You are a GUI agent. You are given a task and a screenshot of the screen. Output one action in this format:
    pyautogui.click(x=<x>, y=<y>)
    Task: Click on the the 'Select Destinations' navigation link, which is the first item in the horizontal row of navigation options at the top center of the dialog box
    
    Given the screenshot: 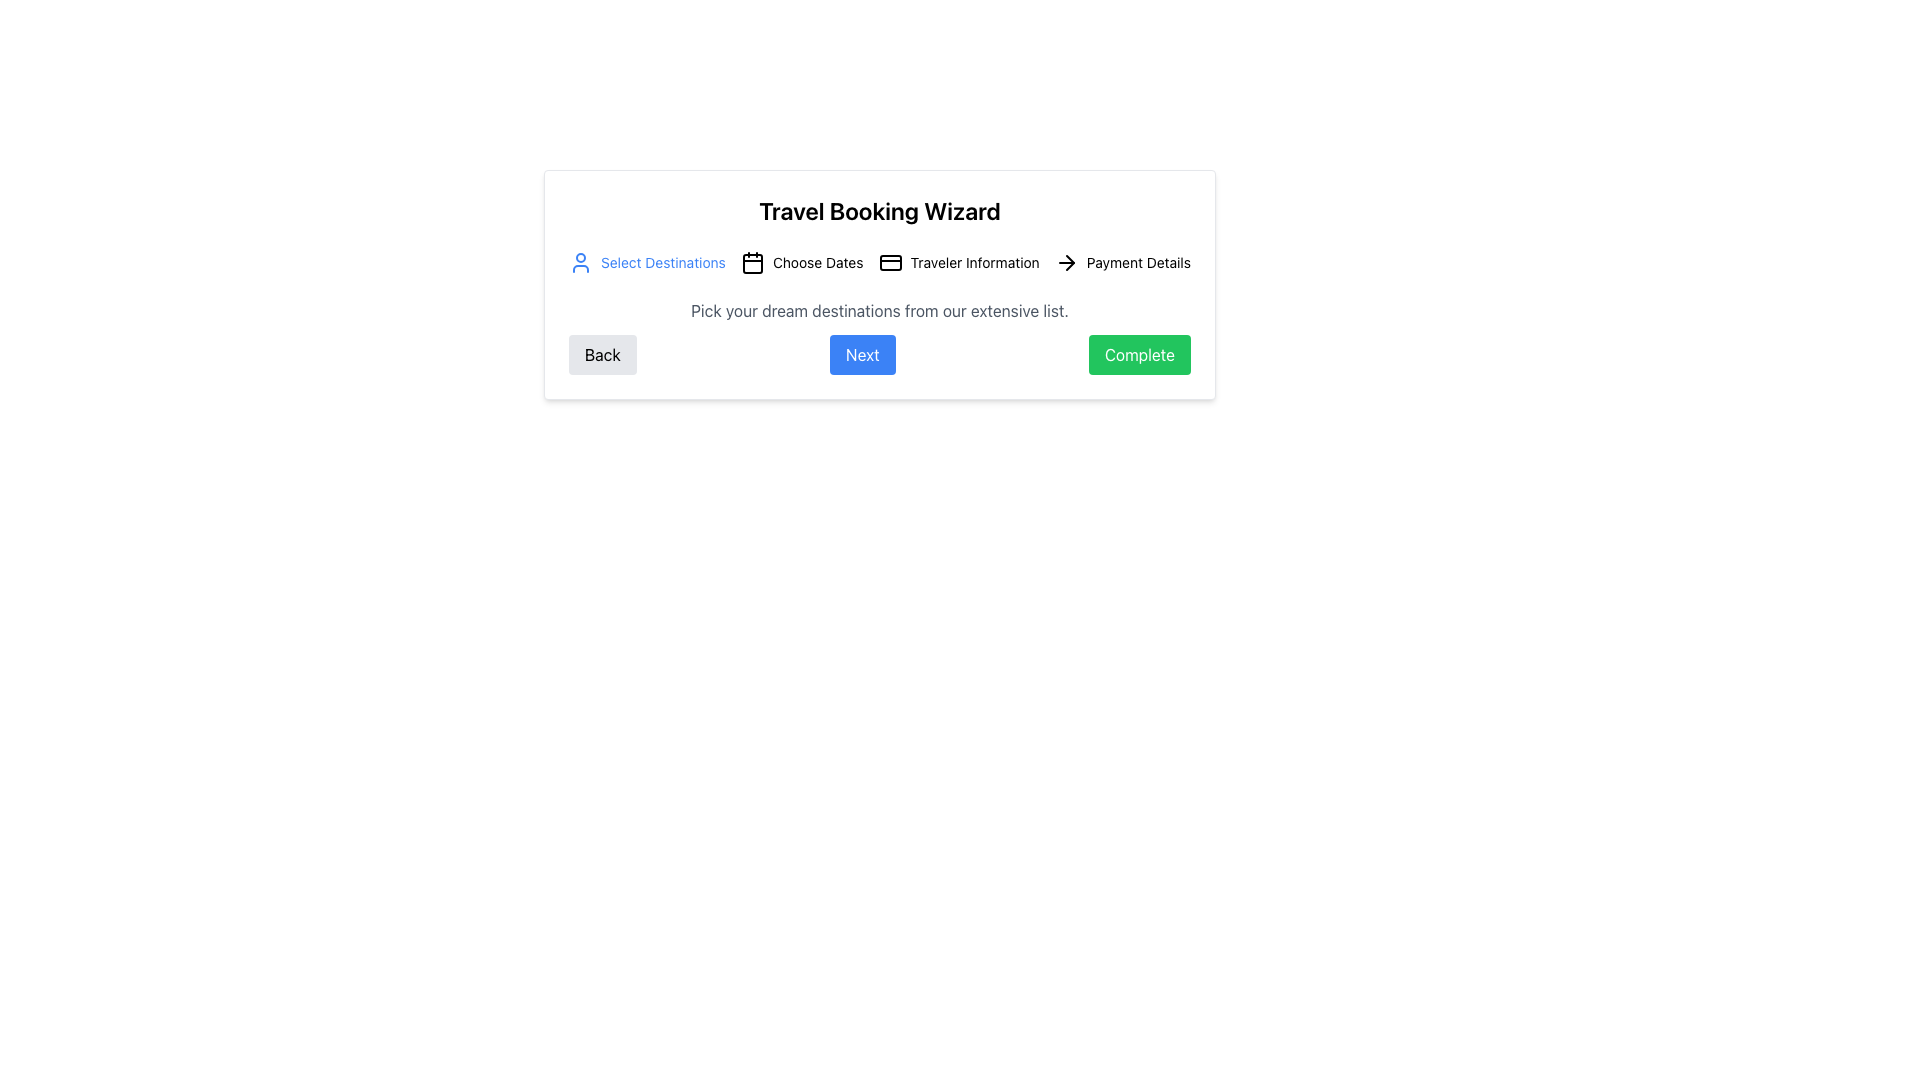 What is the action you would take?
    pyautogui.click(x=647, y=261)
    